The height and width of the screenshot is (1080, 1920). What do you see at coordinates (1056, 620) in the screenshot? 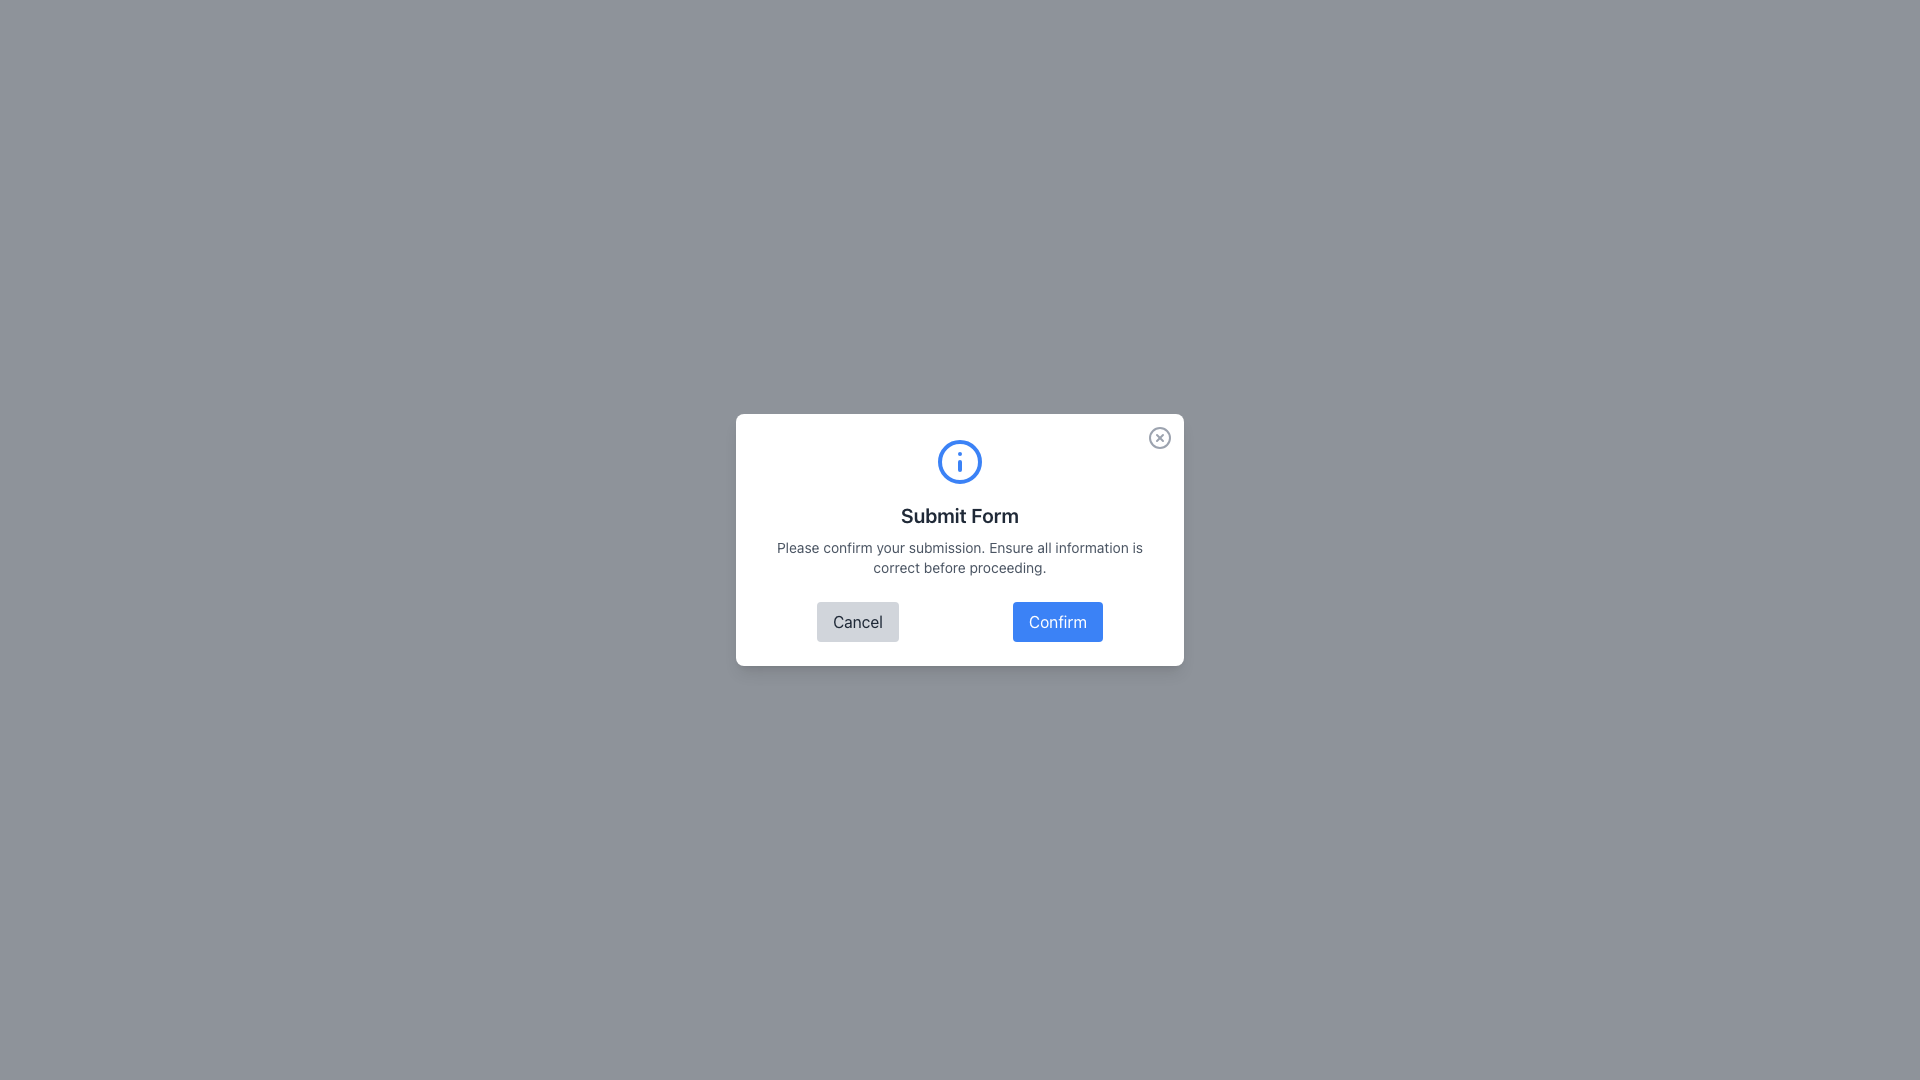
I see `the confirmation button located at the bottom of the modal dialog, which is the second button in a horizontal layout following the 'Cancel' button` at bounding box center [1056, 620].